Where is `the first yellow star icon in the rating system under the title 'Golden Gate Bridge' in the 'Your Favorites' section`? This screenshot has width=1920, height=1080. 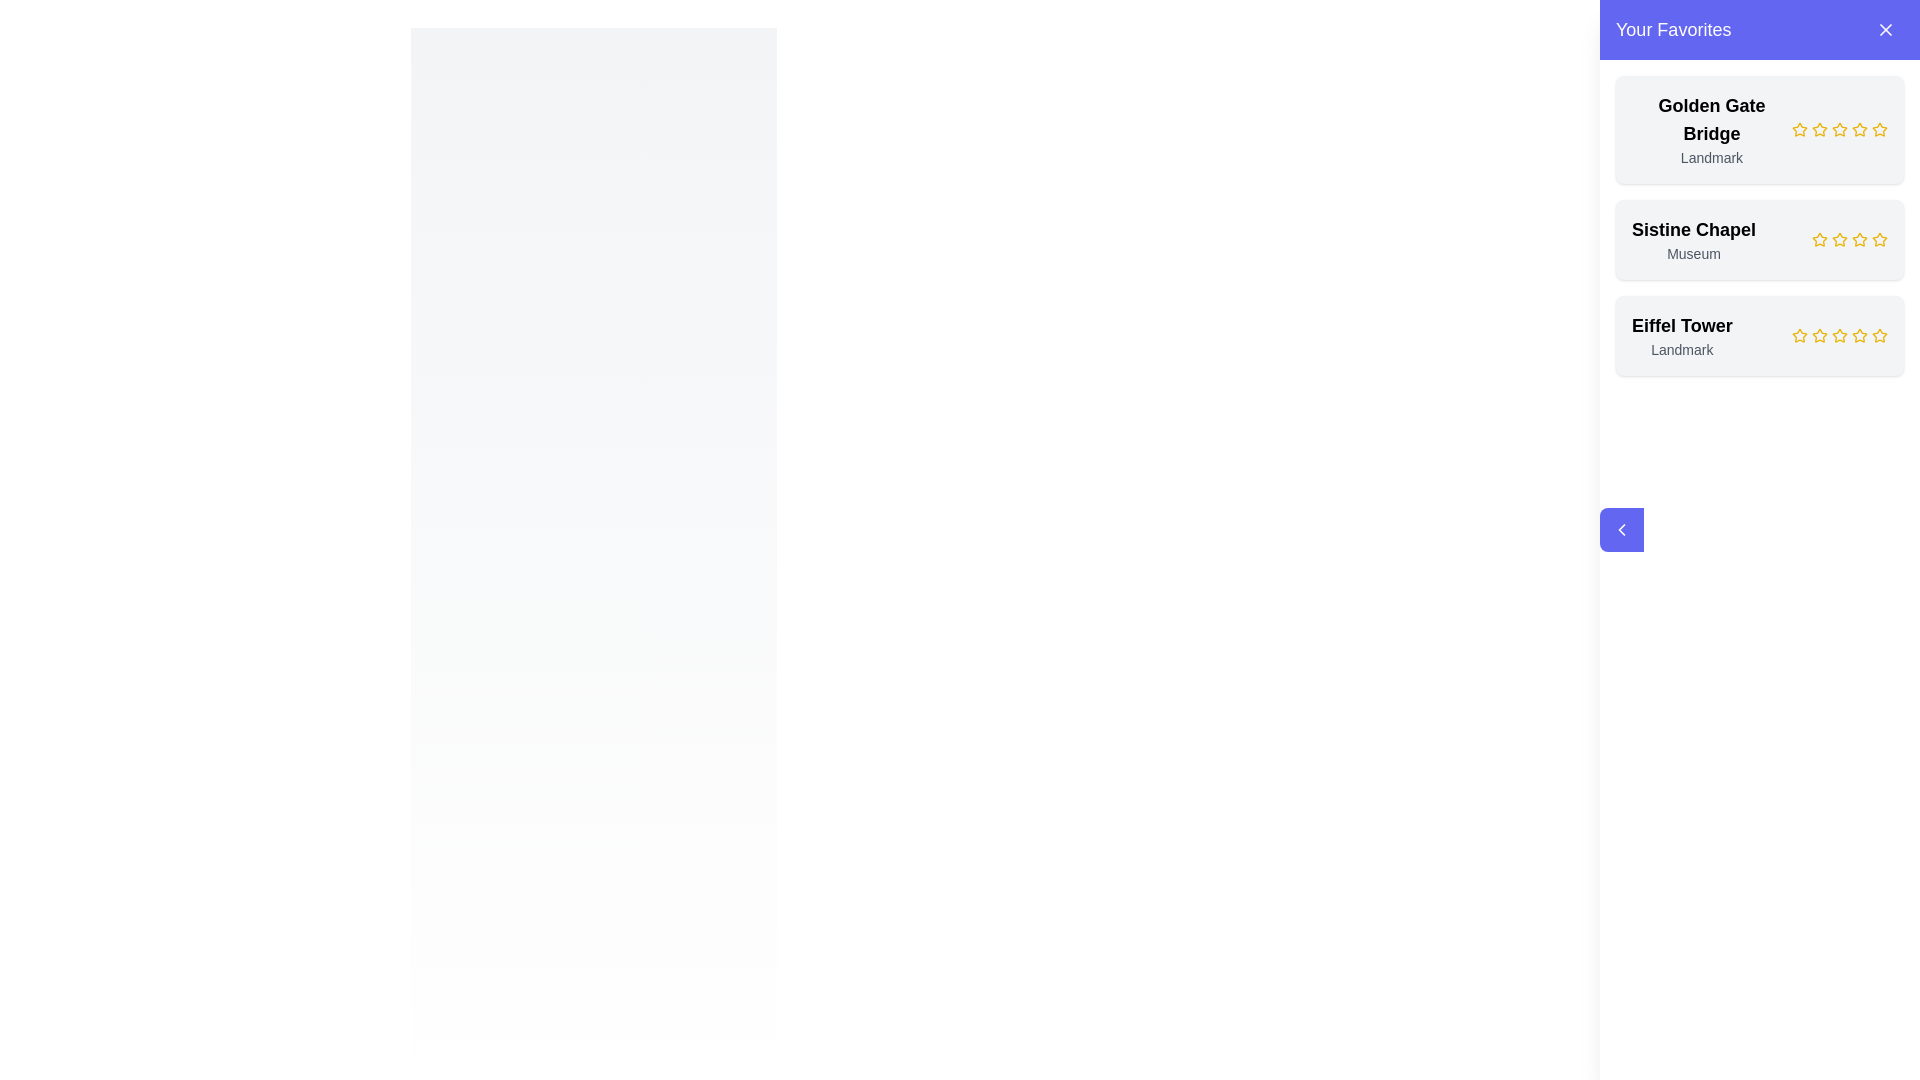
the first yellow star icon in the rating system under the title 'Golden Gate Bridge' in the 'Your Favorites' section is located at coordinates (1819, 129).